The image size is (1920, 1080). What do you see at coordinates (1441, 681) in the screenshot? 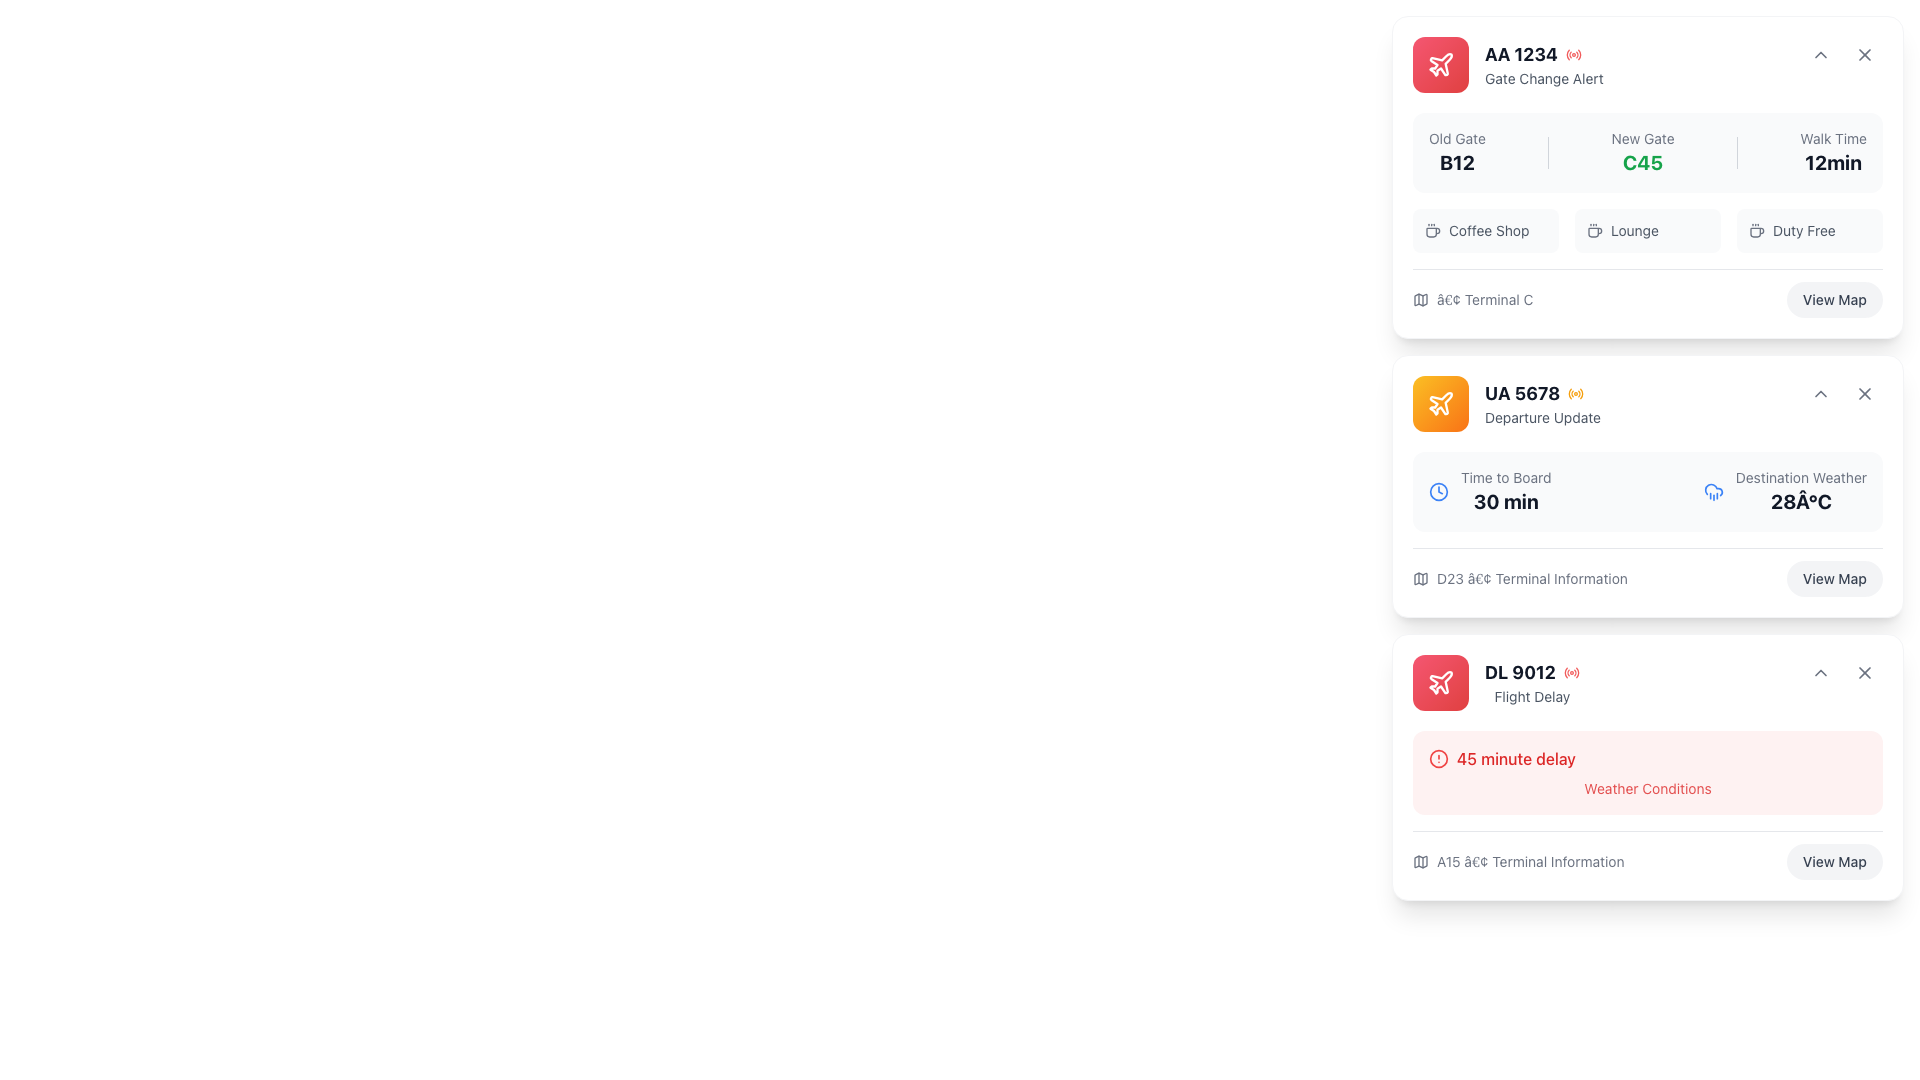
I see `the small red plane icon located at the top-left corner of the 'AA 1234 Gate Change Alert' card, which symbolizes flight-related features` at bounding box center [1441, 681].